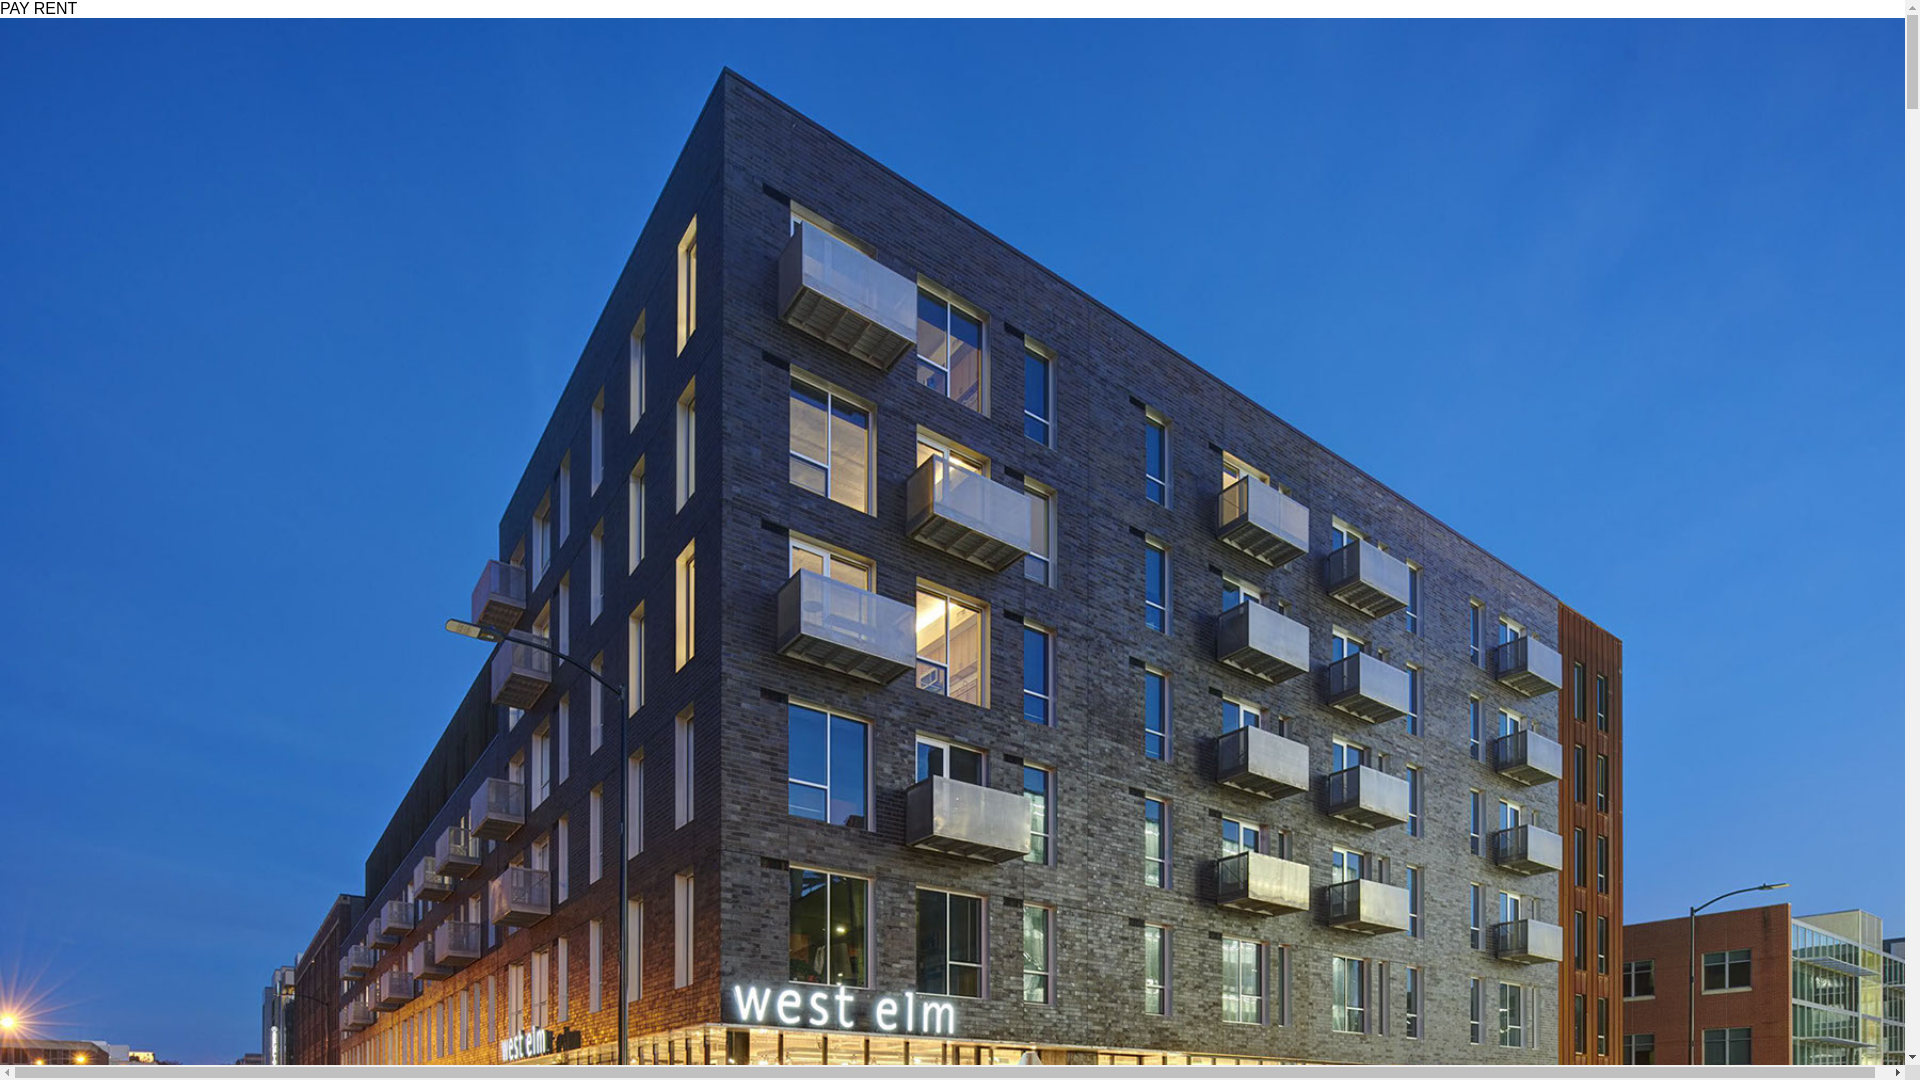  Describe the element at coordinates (38, 8) in the screenshot. I see `'PAY RENT'` at that location.